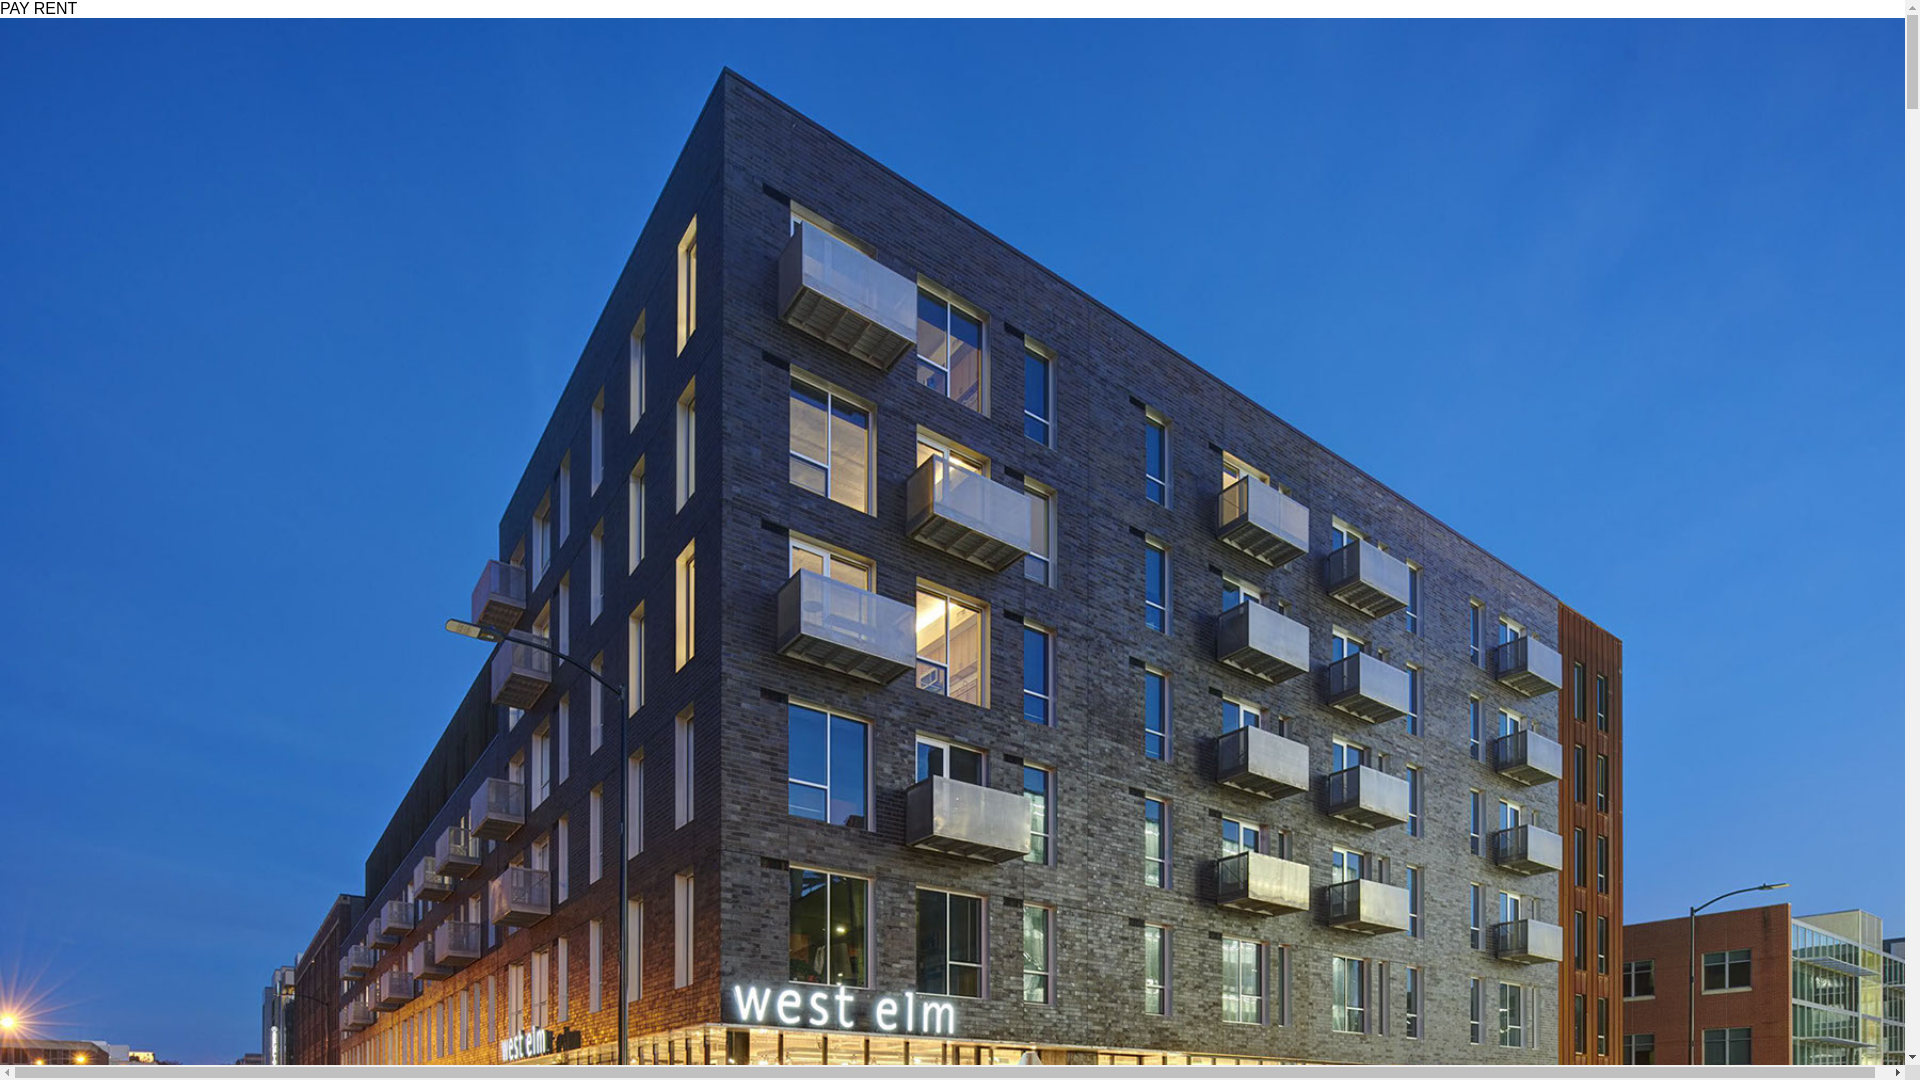  Describe the element at coordinates (38, 8) in the screenshot. I see `'PAY RENT'` at that location.